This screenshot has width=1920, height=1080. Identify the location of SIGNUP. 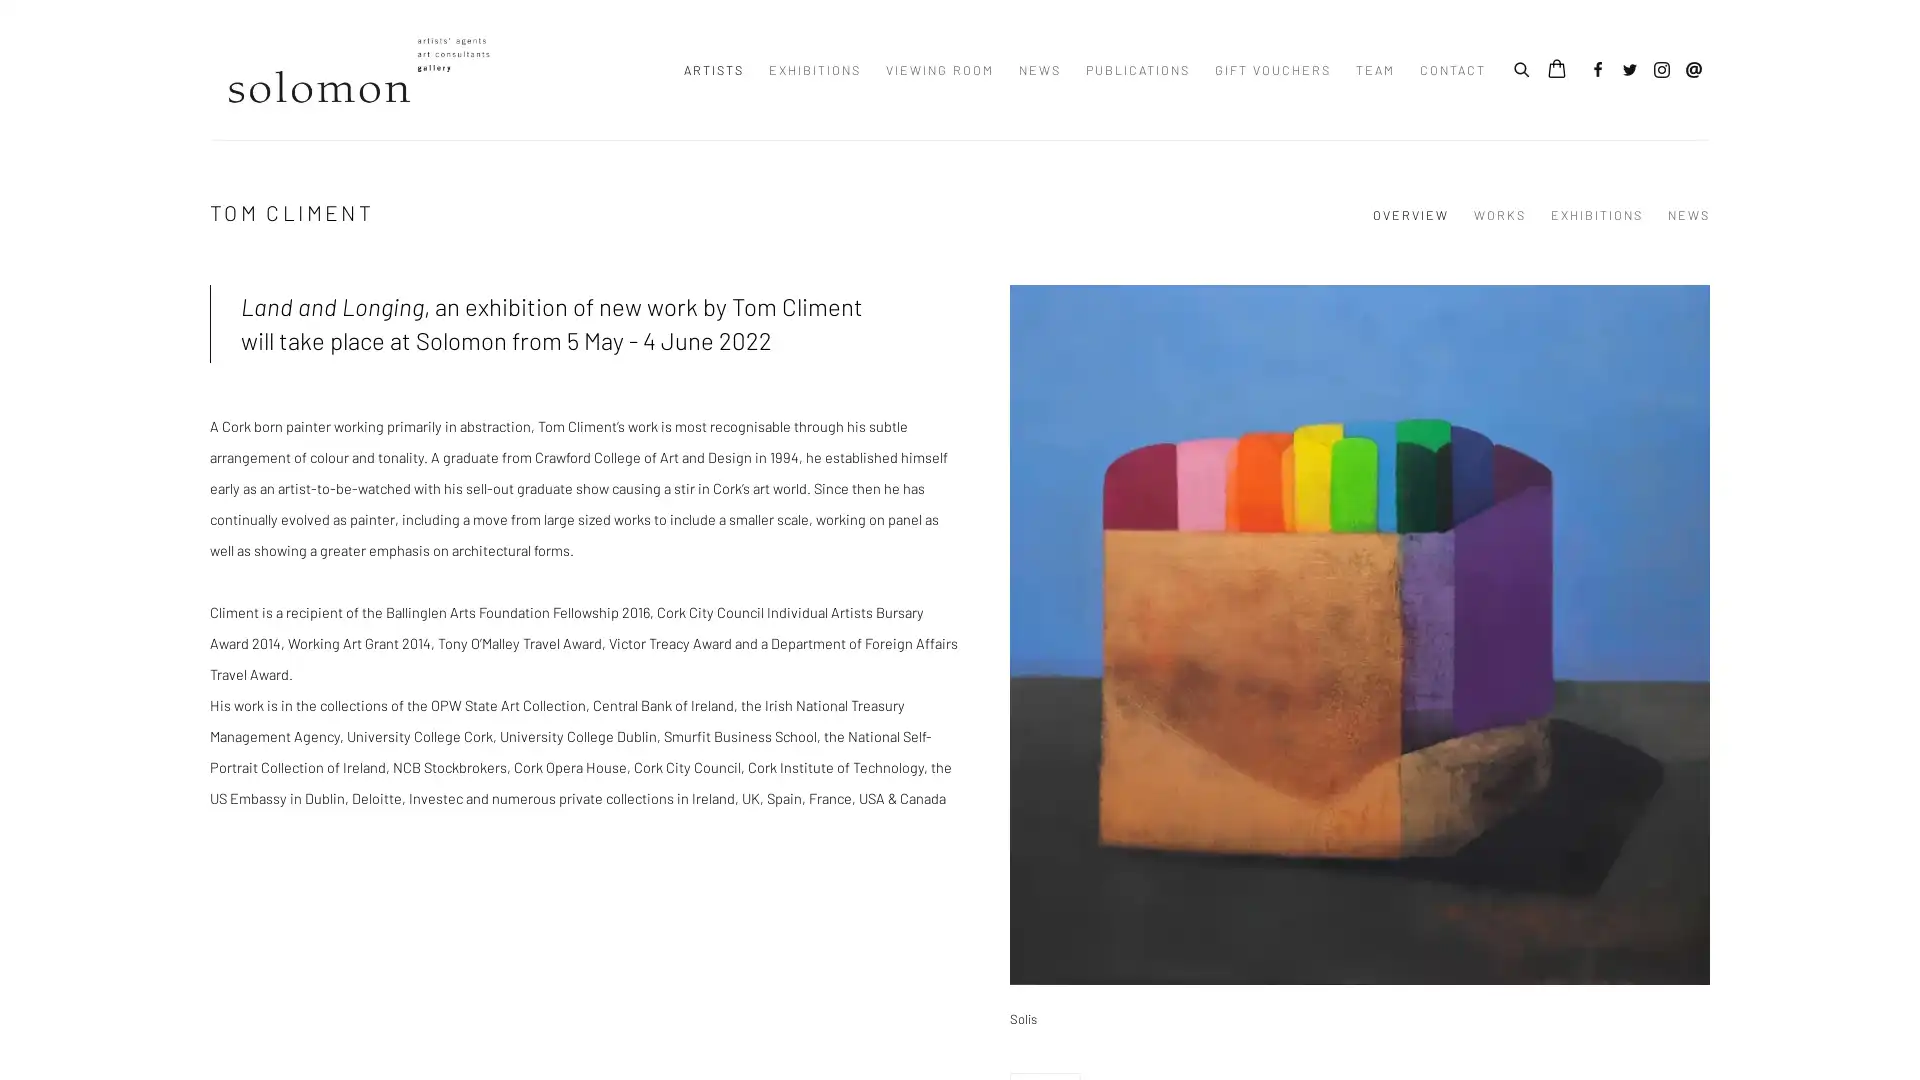
(776, 636).